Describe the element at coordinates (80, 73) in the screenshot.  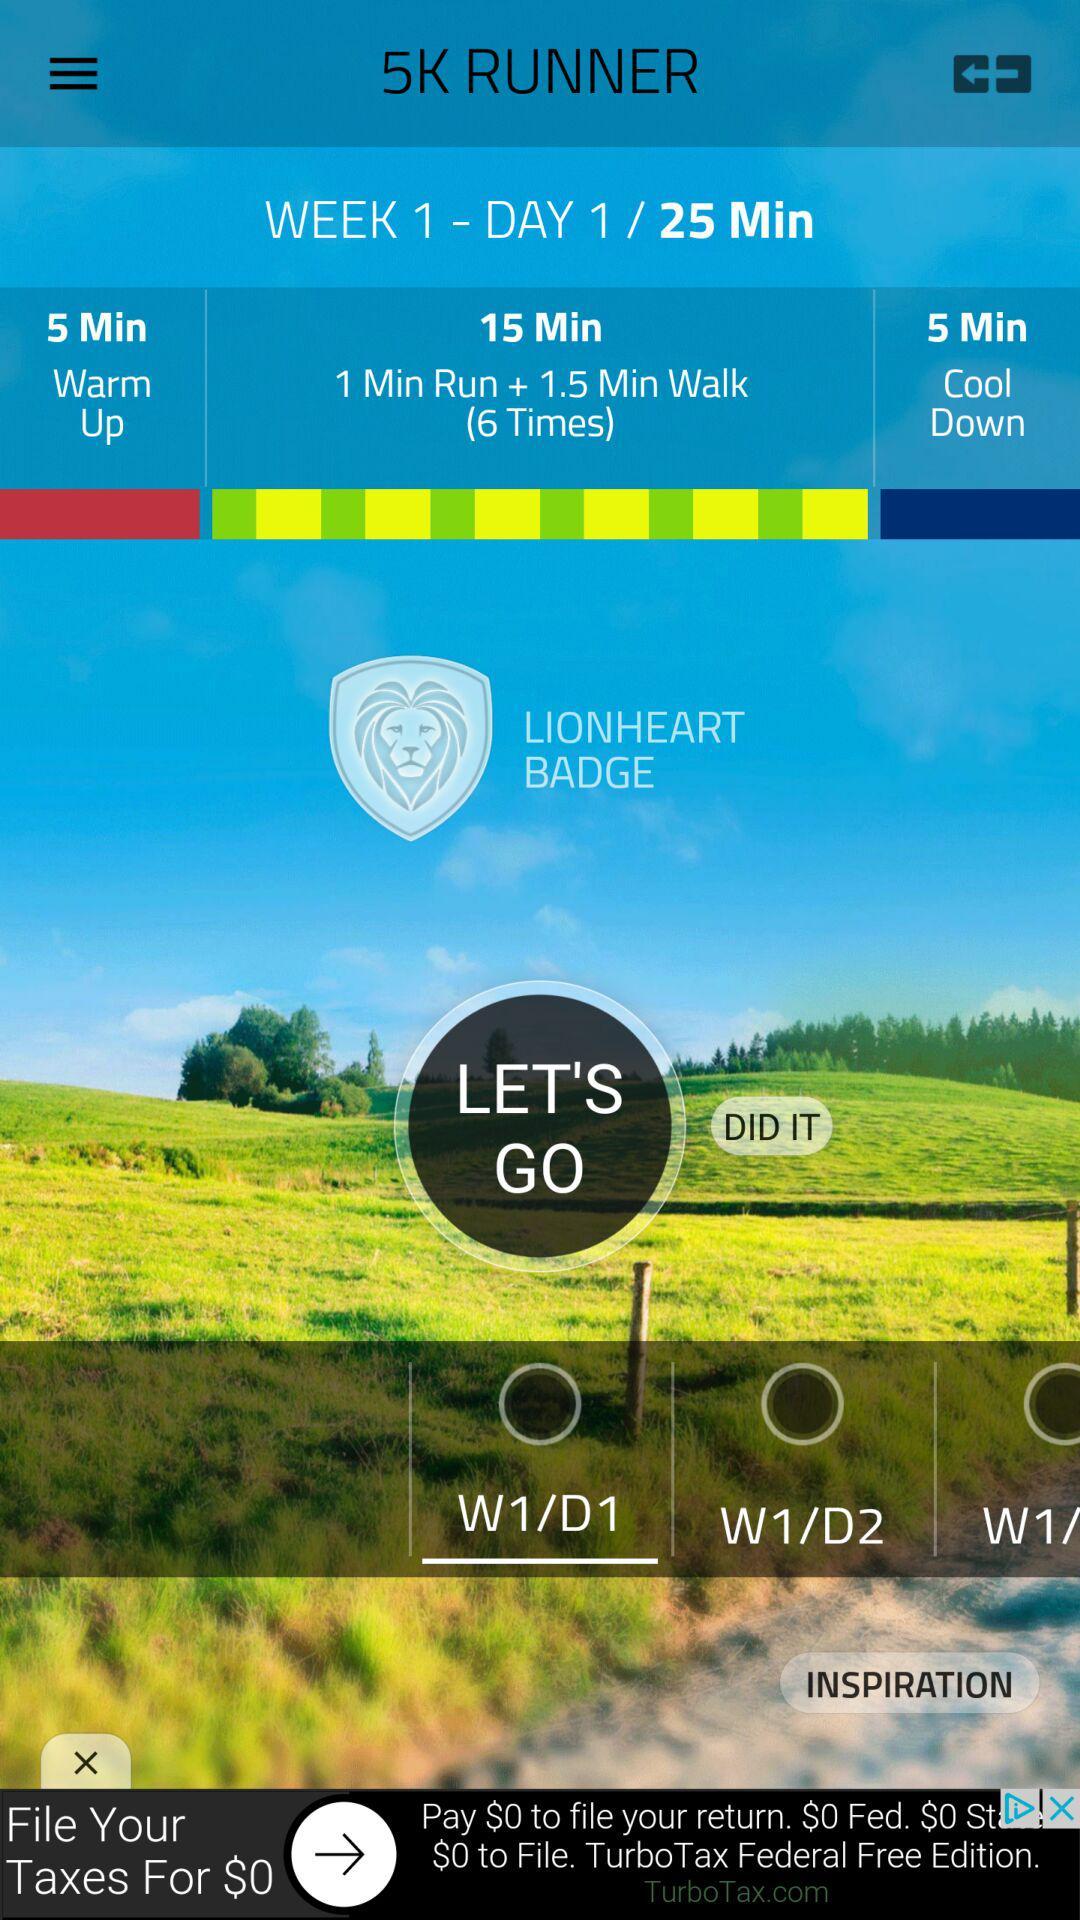
I see `menu button` at that location.